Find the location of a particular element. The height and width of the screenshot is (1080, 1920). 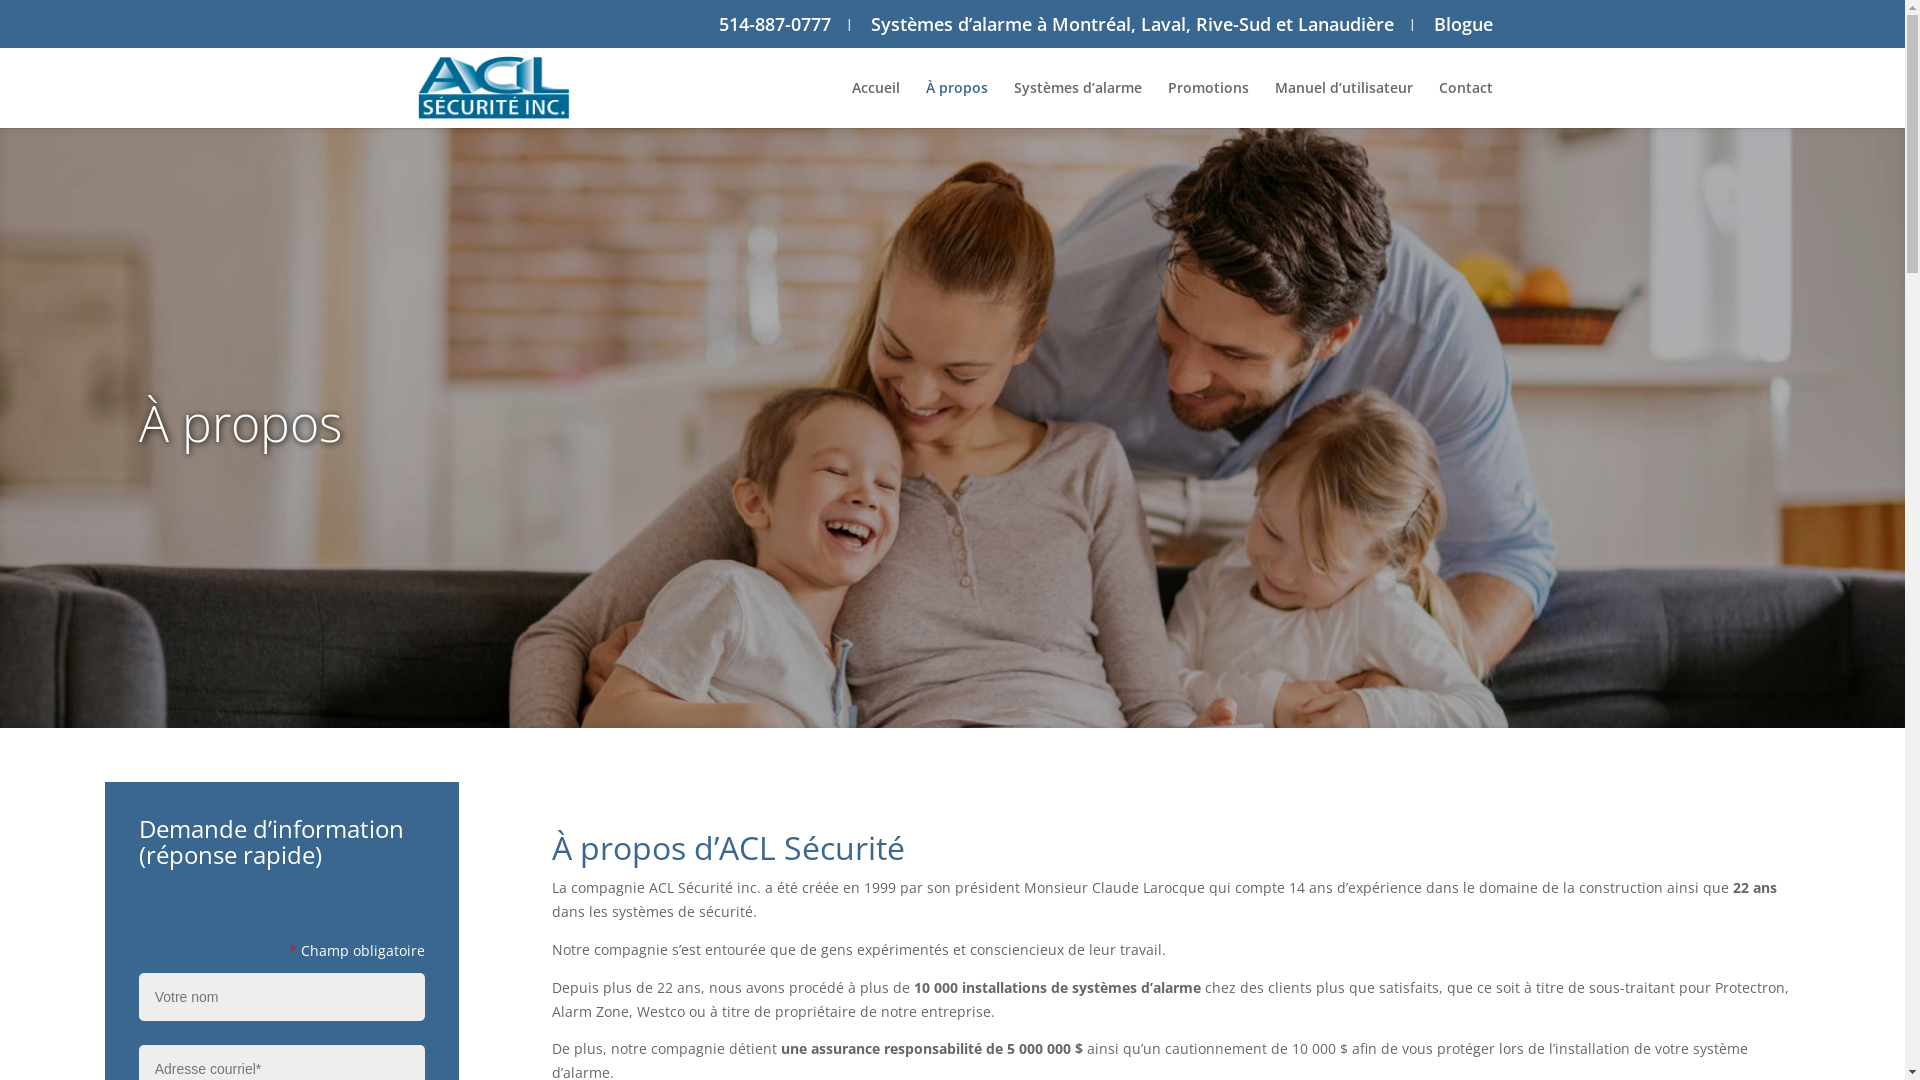

'Accueil' is located at coordinates (851, 104).